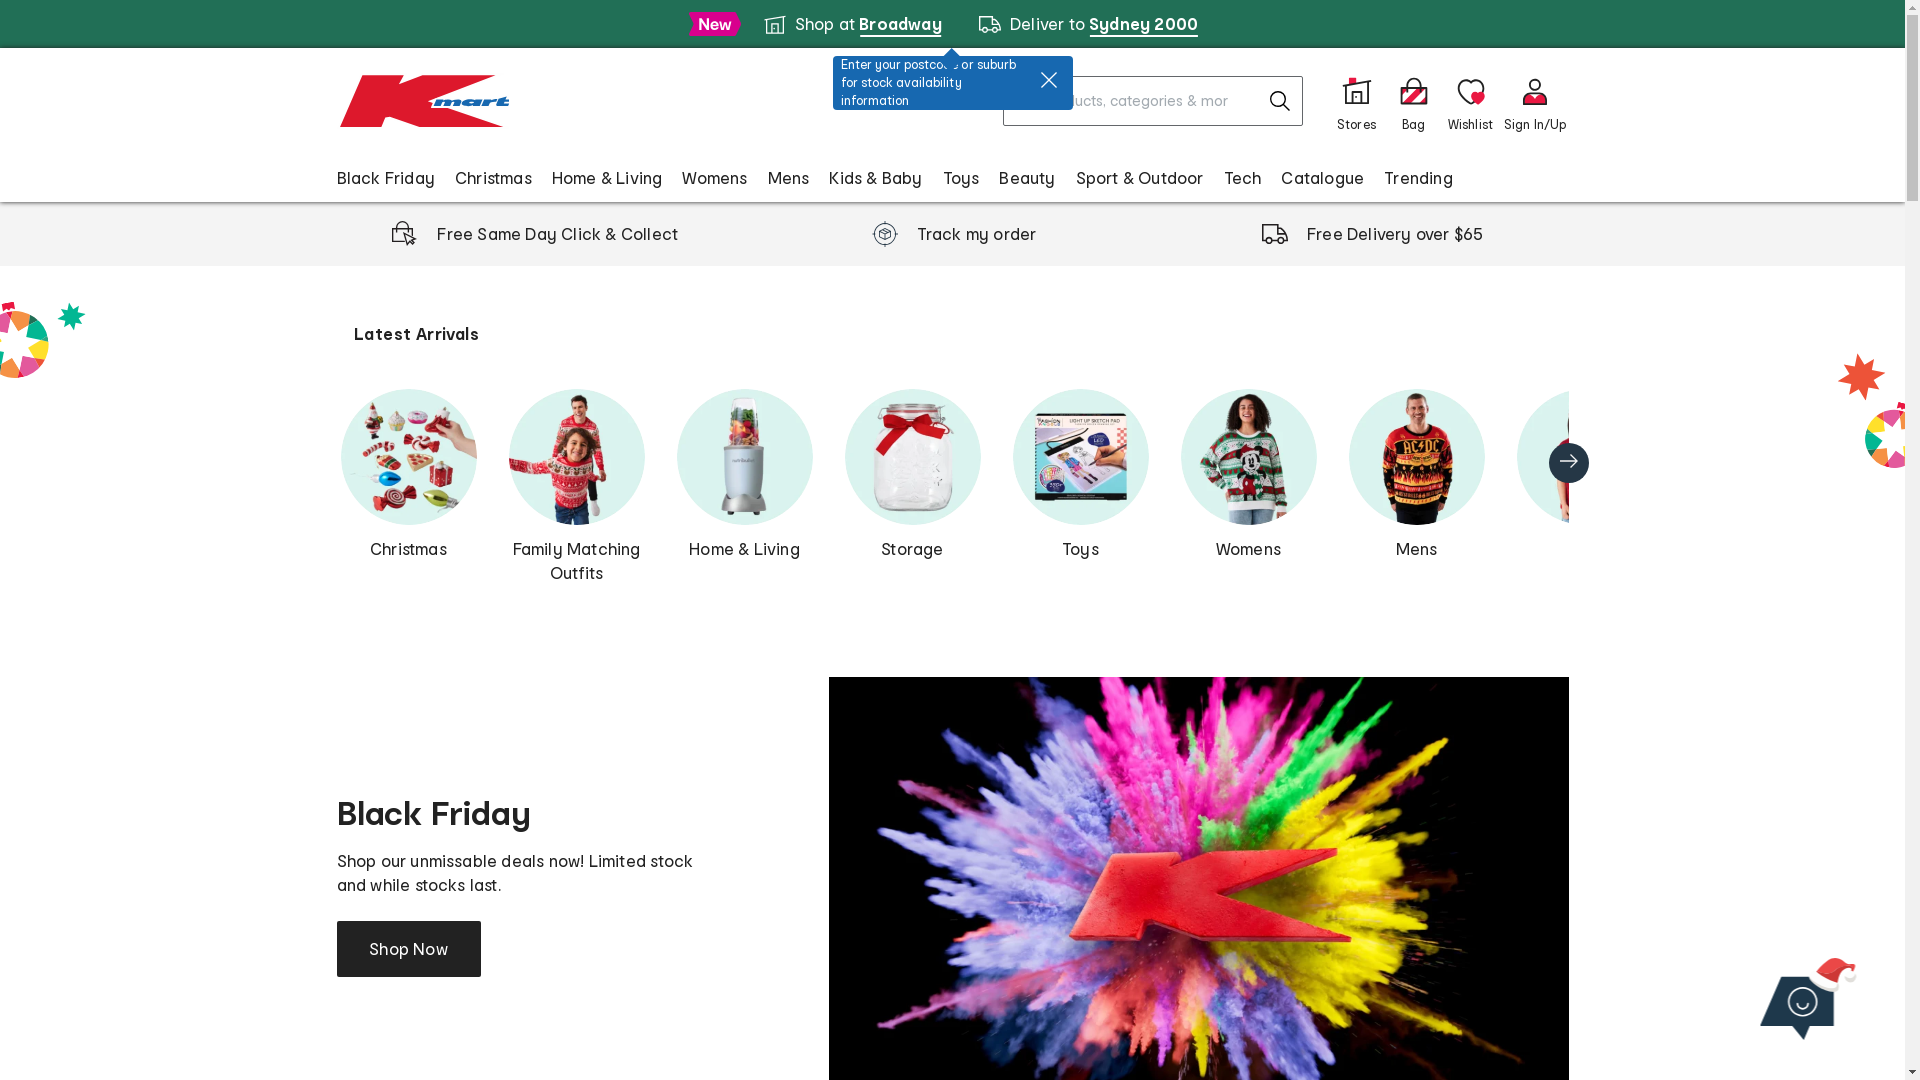 The width and height of the screenshot is (1920, 1080). What do you see at coordinates (951, 233) in the screenshot?
I see `'Track my order'` at bounding box center [951, 233].